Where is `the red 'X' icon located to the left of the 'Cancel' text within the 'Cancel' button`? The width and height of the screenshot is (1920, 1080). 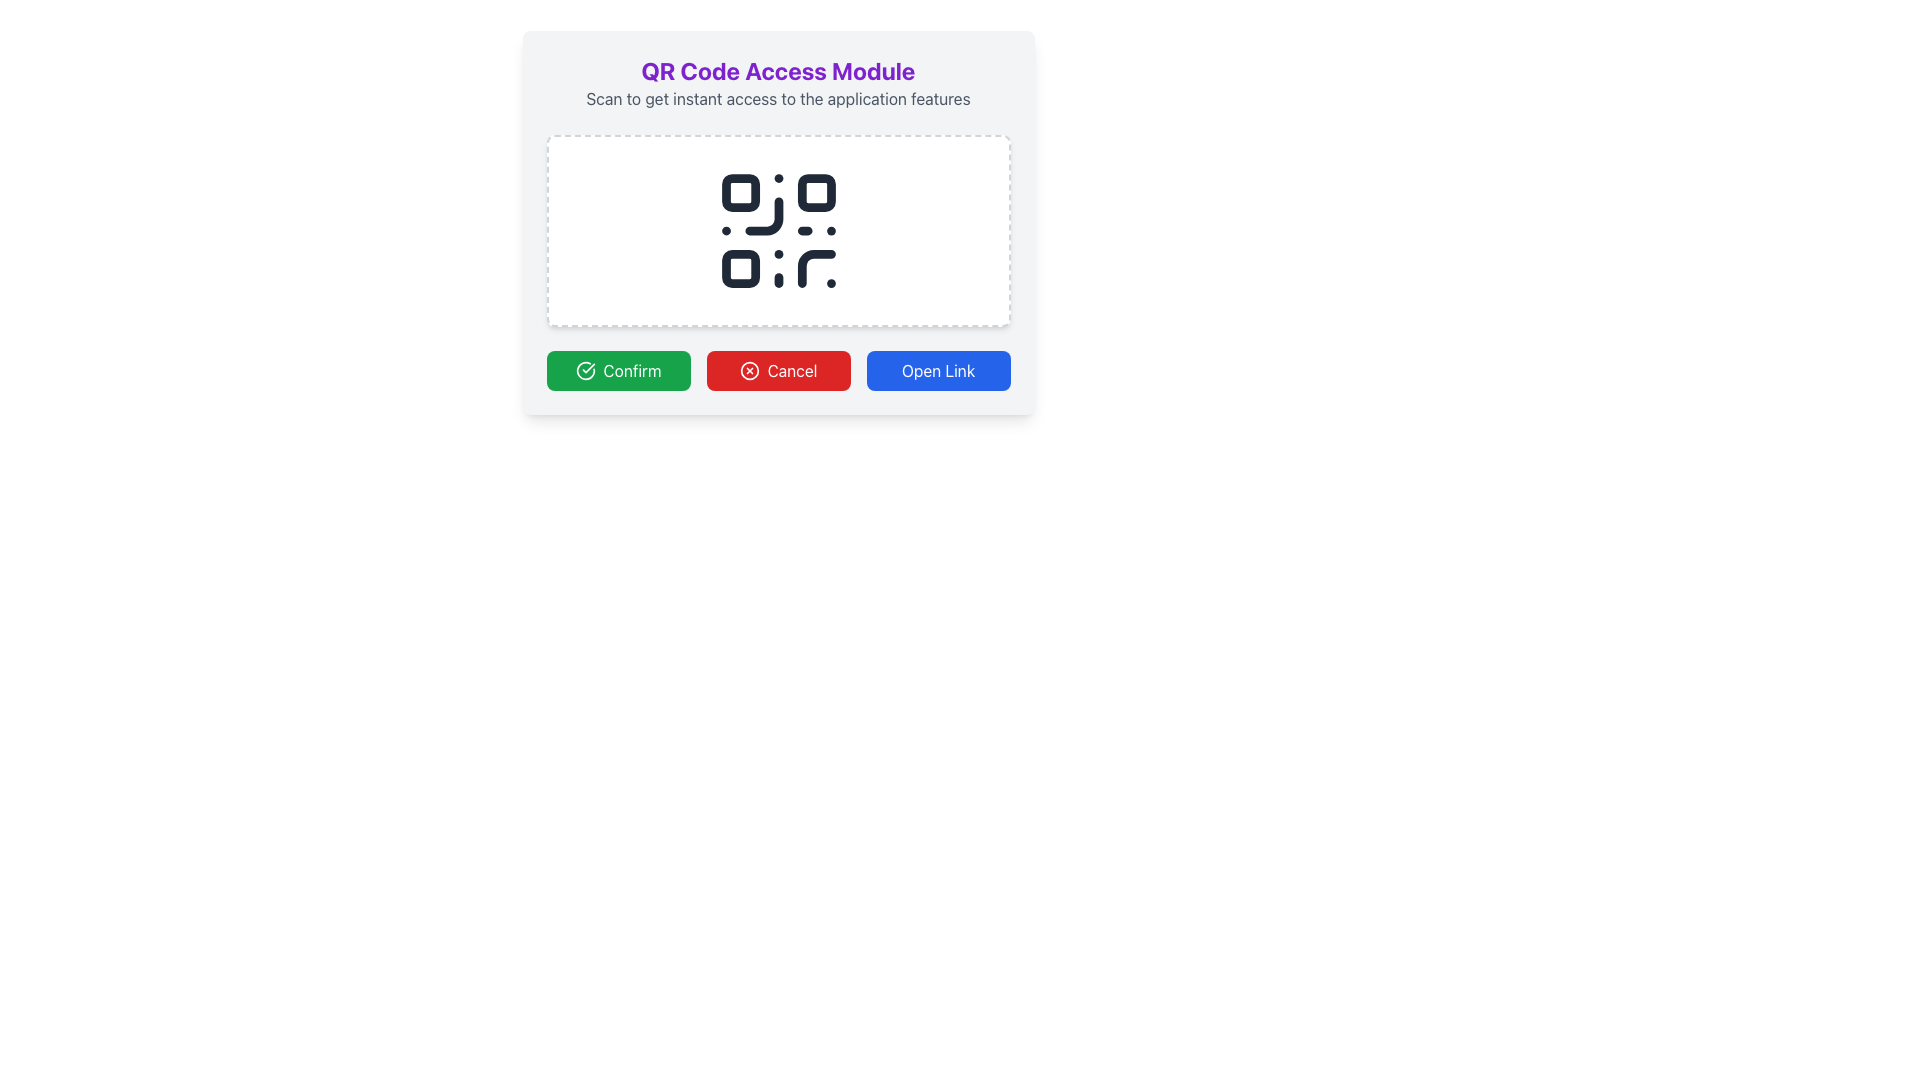 the red 'X' icon located to the left of the 'Cancel' text within the 'Cancel' button is located at coordinates (748, 370).